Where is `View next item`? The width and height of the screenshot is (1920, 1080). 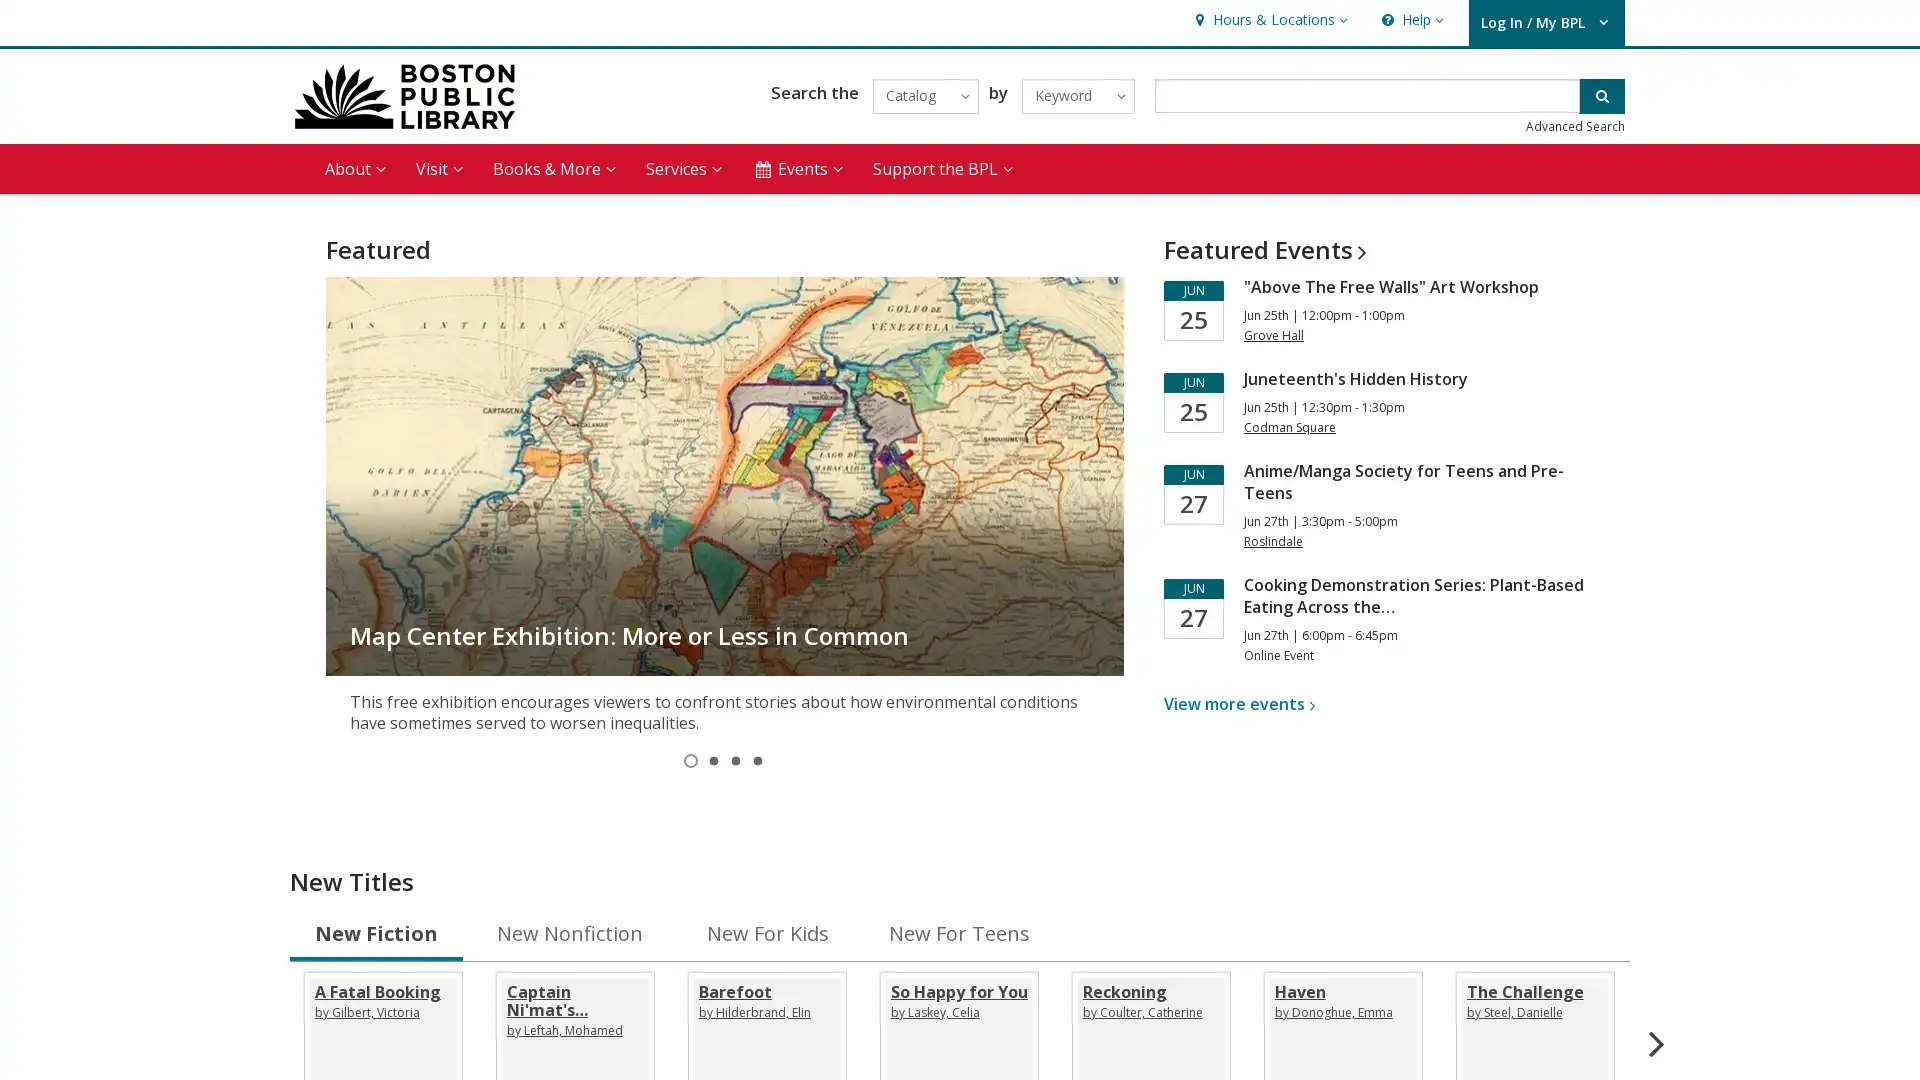 View next item is located at coordinates (1102, 474).